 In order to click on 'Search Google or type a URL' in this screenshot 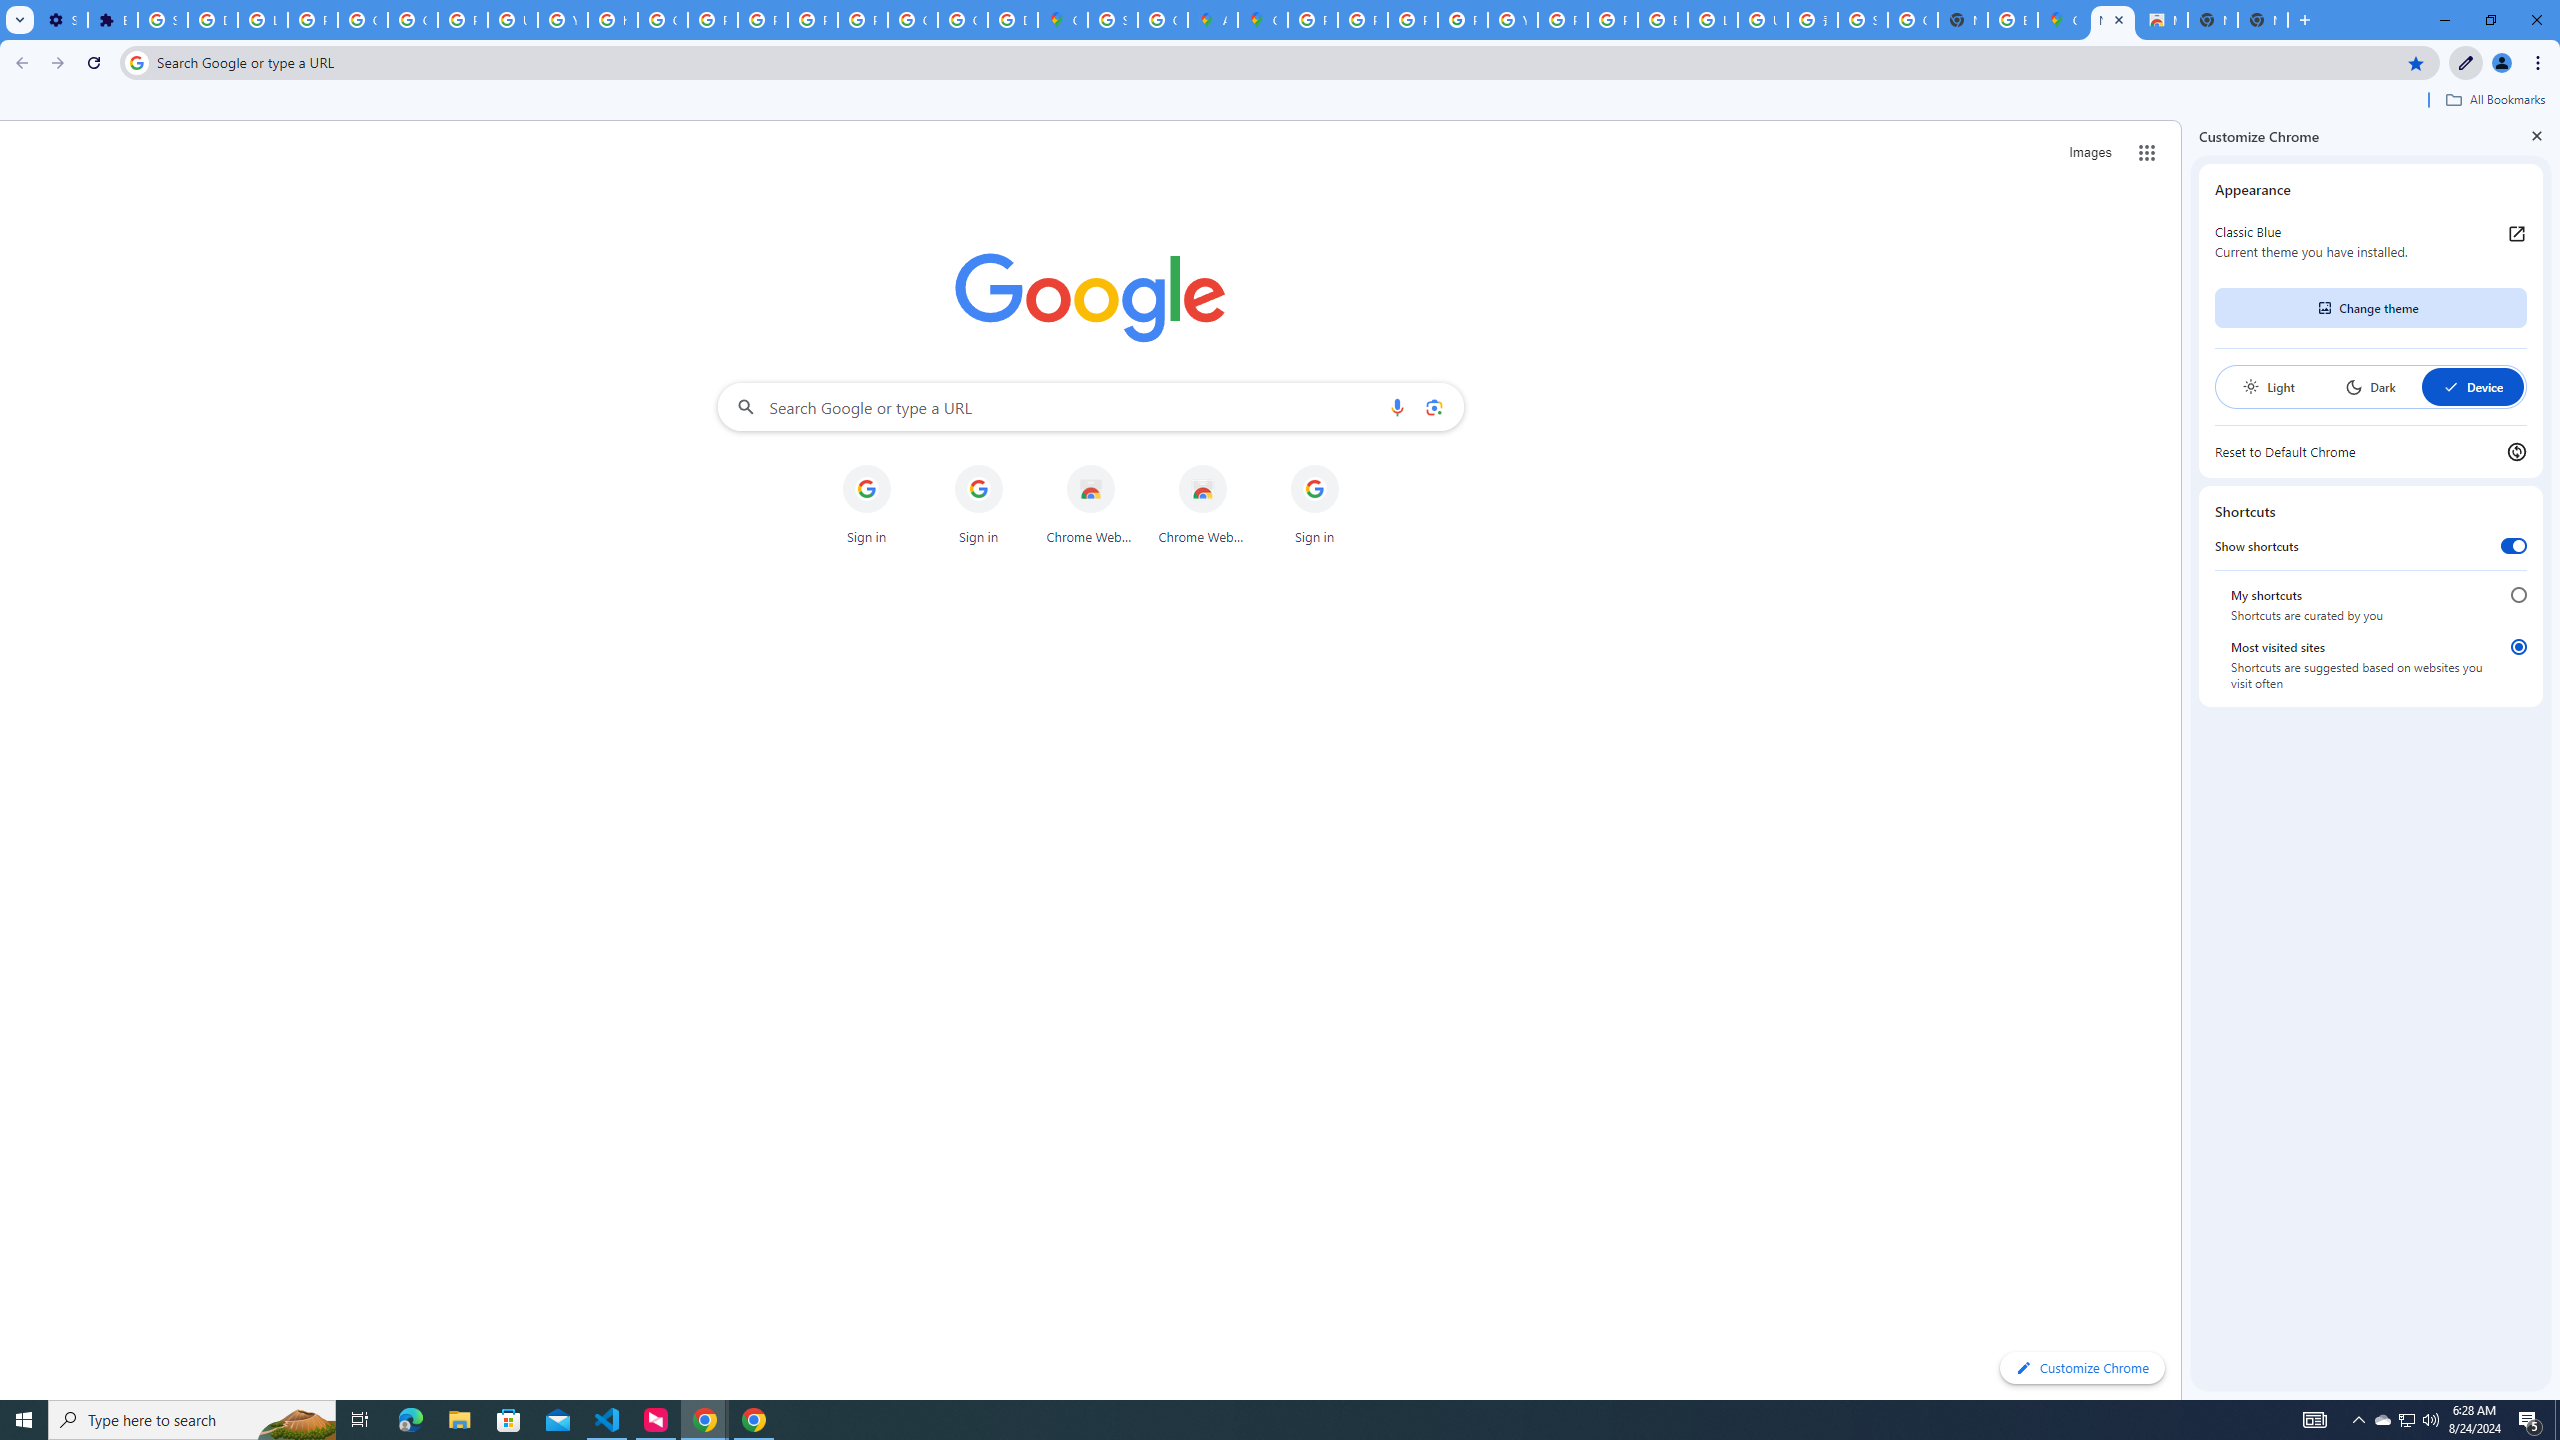, I will do `click(1089, 405)`.